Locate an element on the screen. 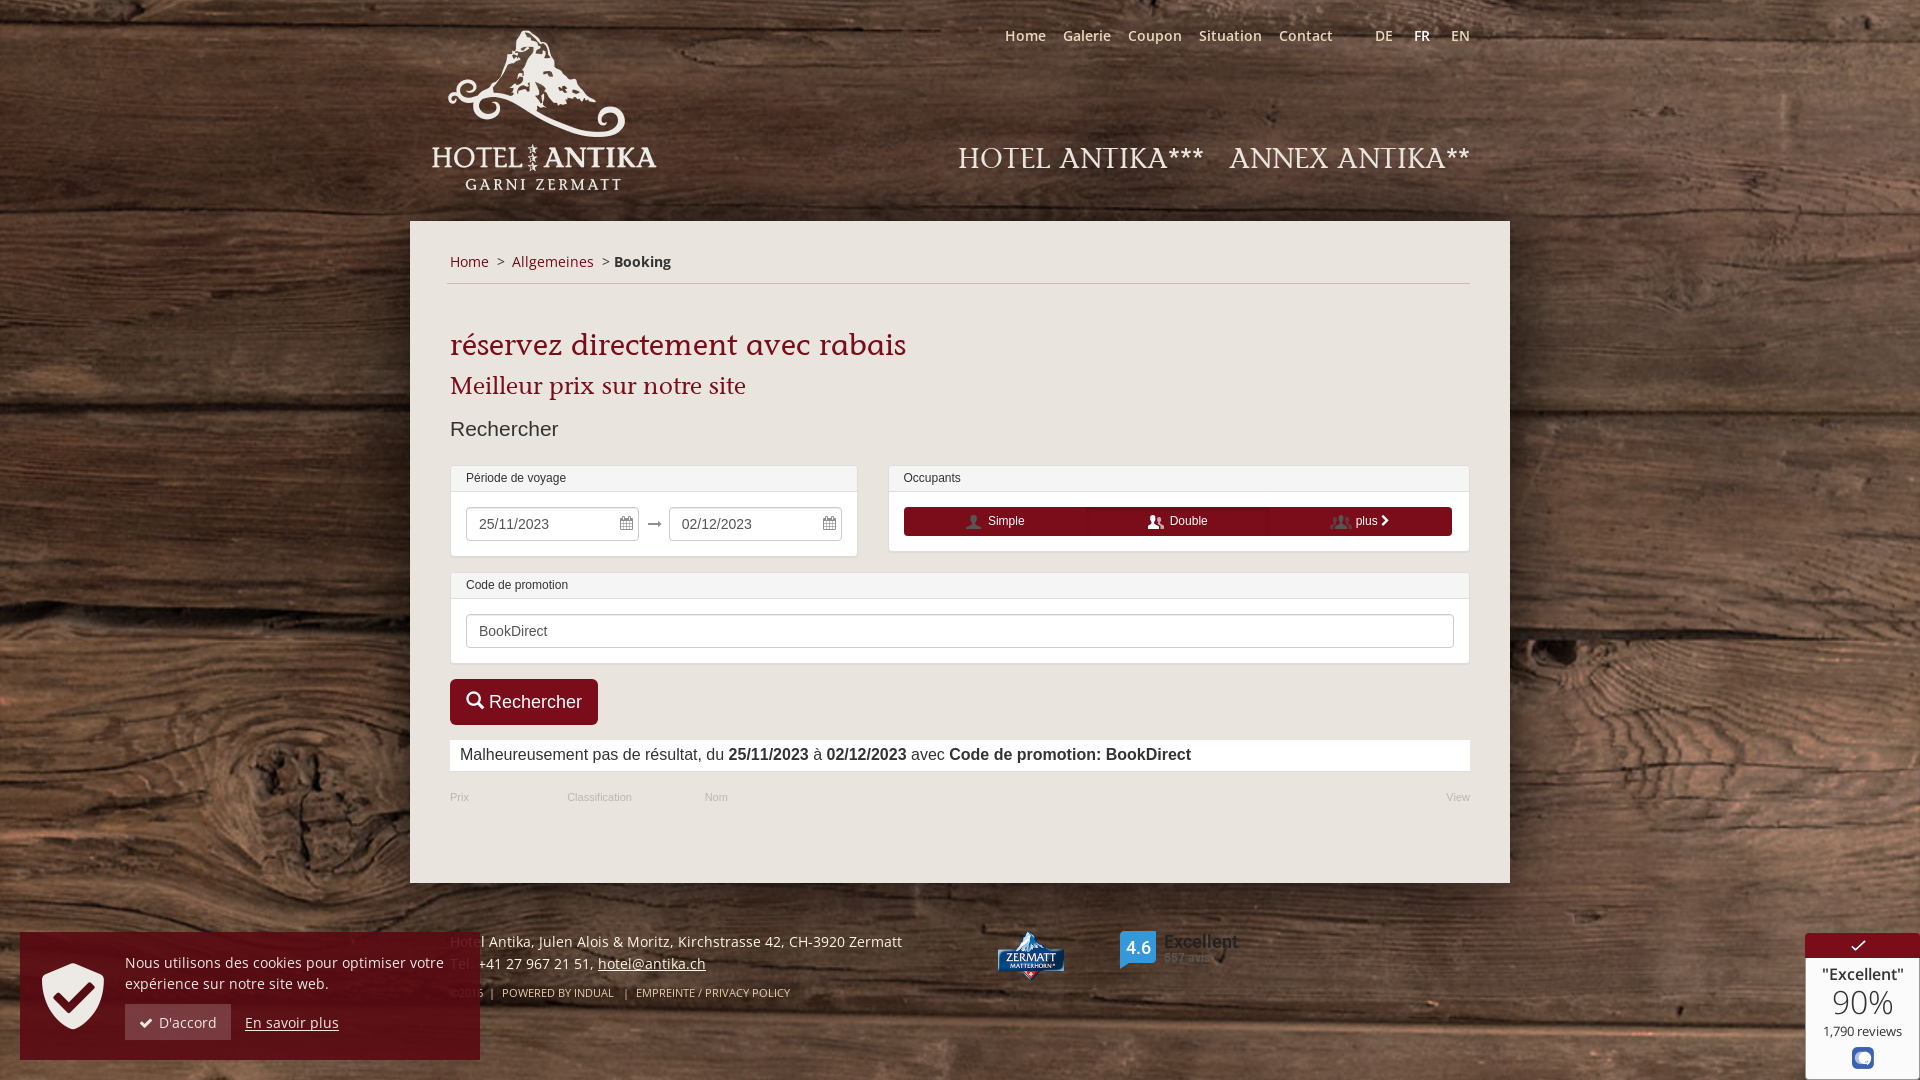  'EN' is located at coordinates (1451, 35).